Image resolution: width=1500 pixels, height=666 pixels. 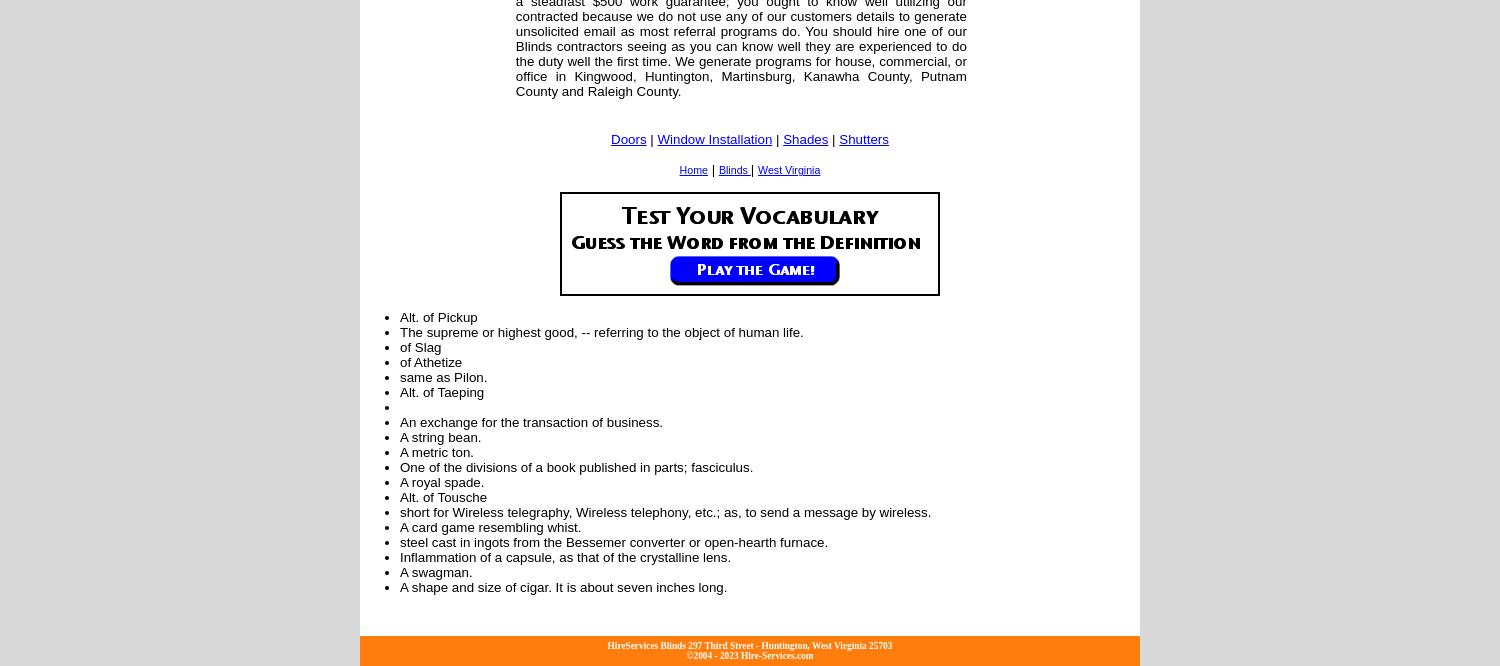 What do you see at coordinates (748, 645) in the screenshot?
I see `'HireServices Blinds 297 Third Street - Huntington, West Virginia 25703'` at bounding box center [748, 645].